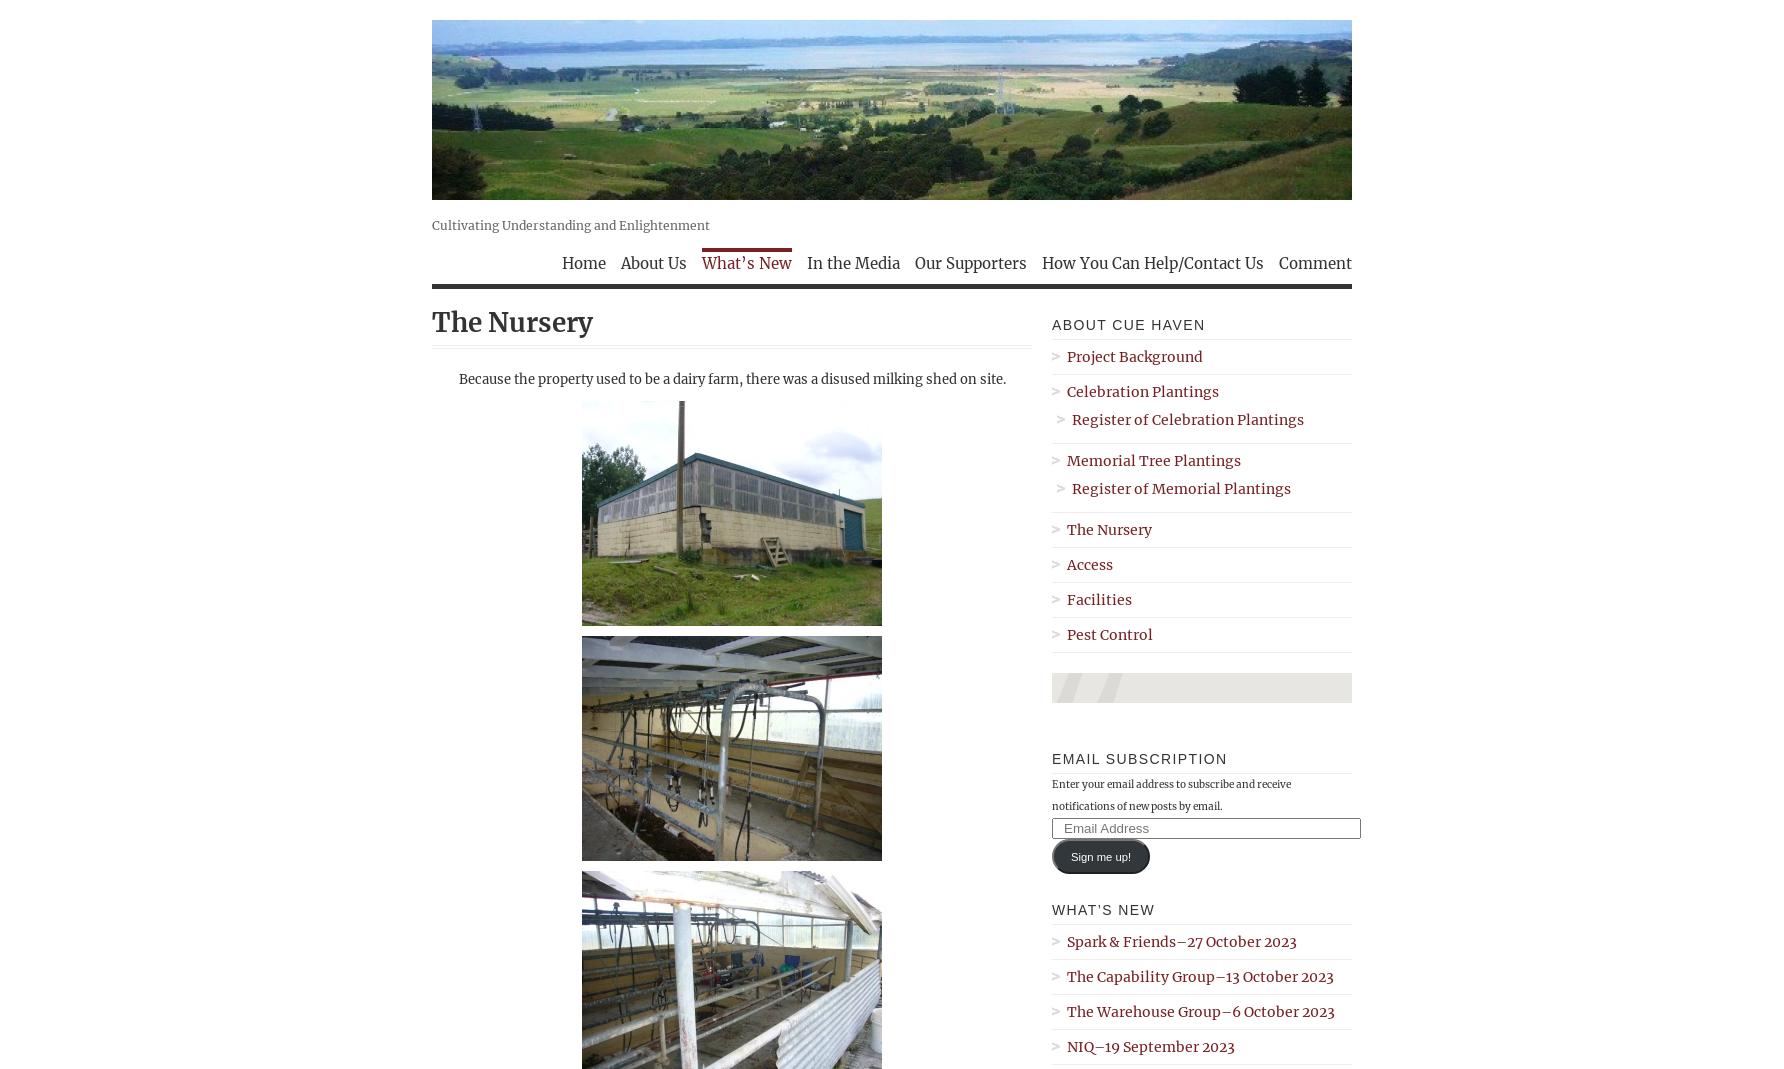  What do you see at coordinates (1109, 634) in the screenshot?
I see `'Pest Control'` at bounding box center [1109, 634].